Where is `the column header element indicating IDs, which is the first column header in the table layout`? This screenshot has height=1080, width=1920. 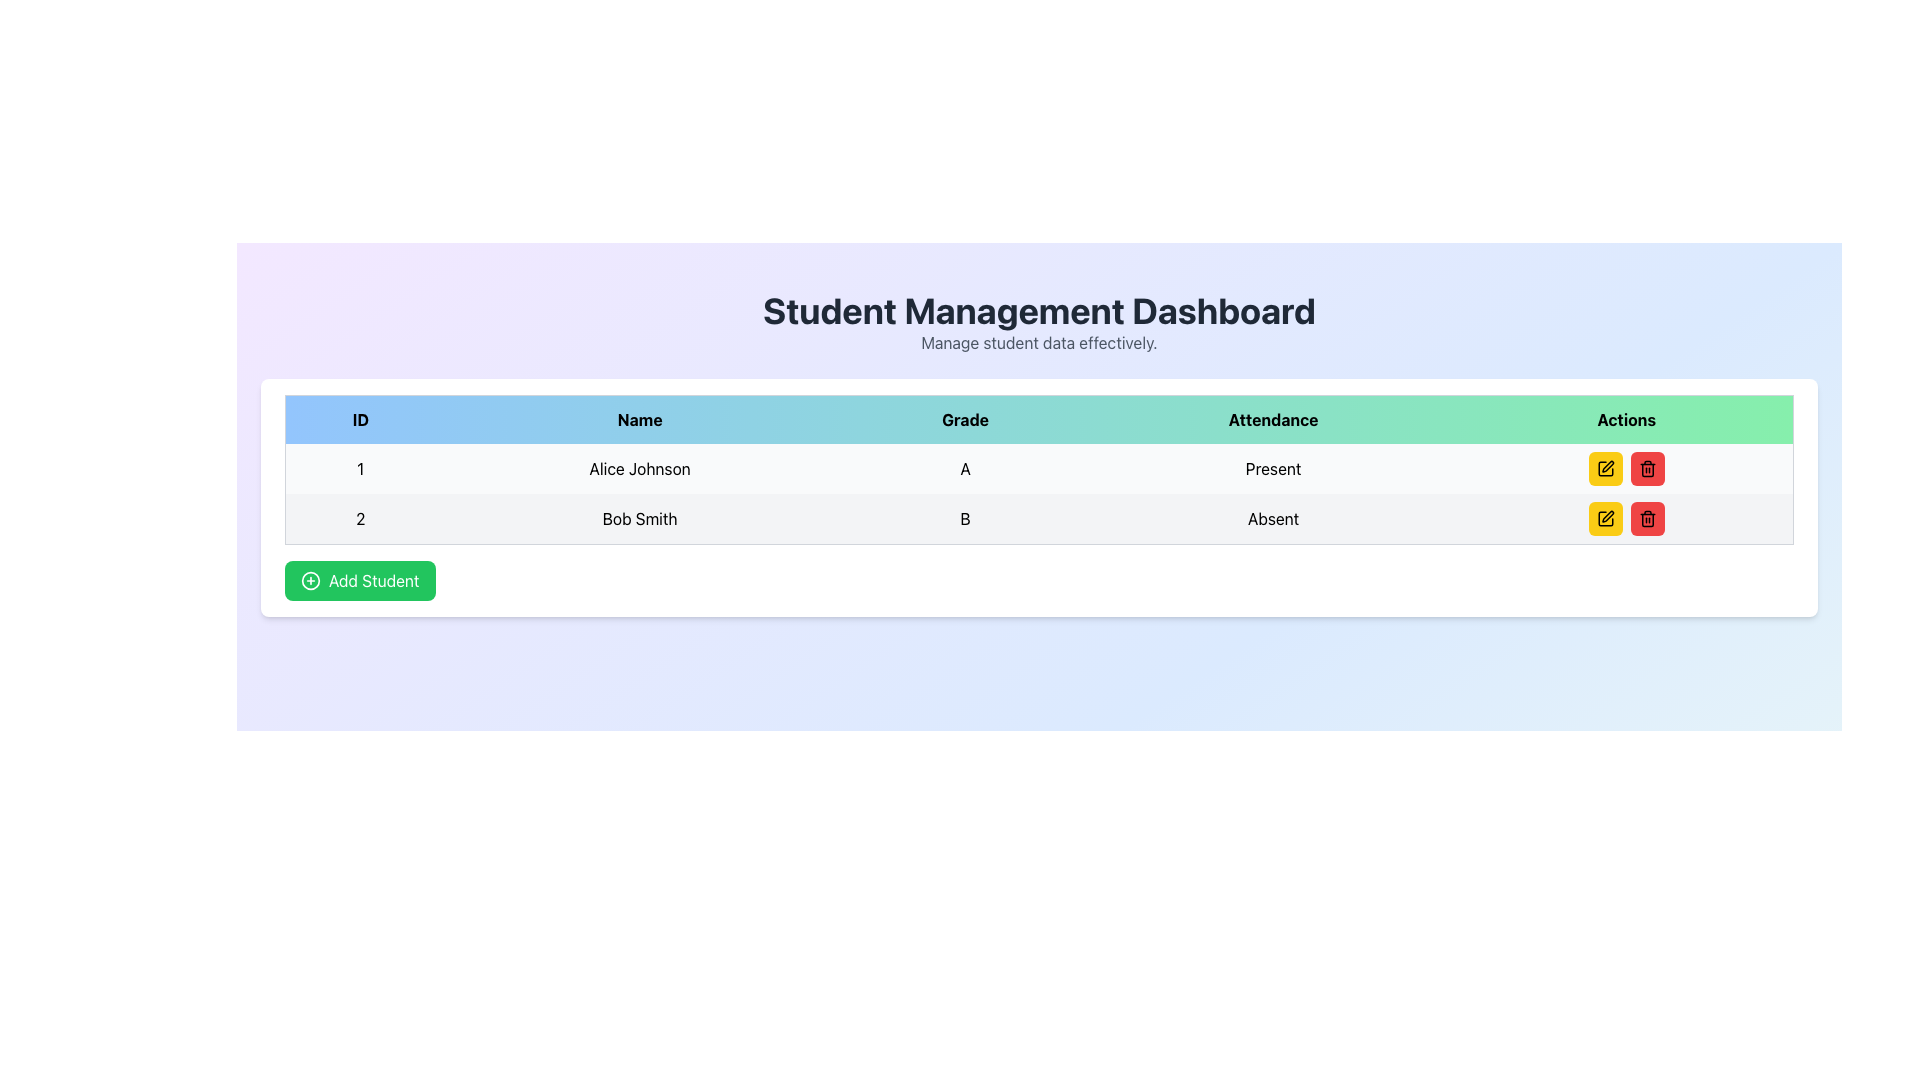
the column header element indicating IDs, which is the first column header in the table layout is located at coordinates (360, 418).